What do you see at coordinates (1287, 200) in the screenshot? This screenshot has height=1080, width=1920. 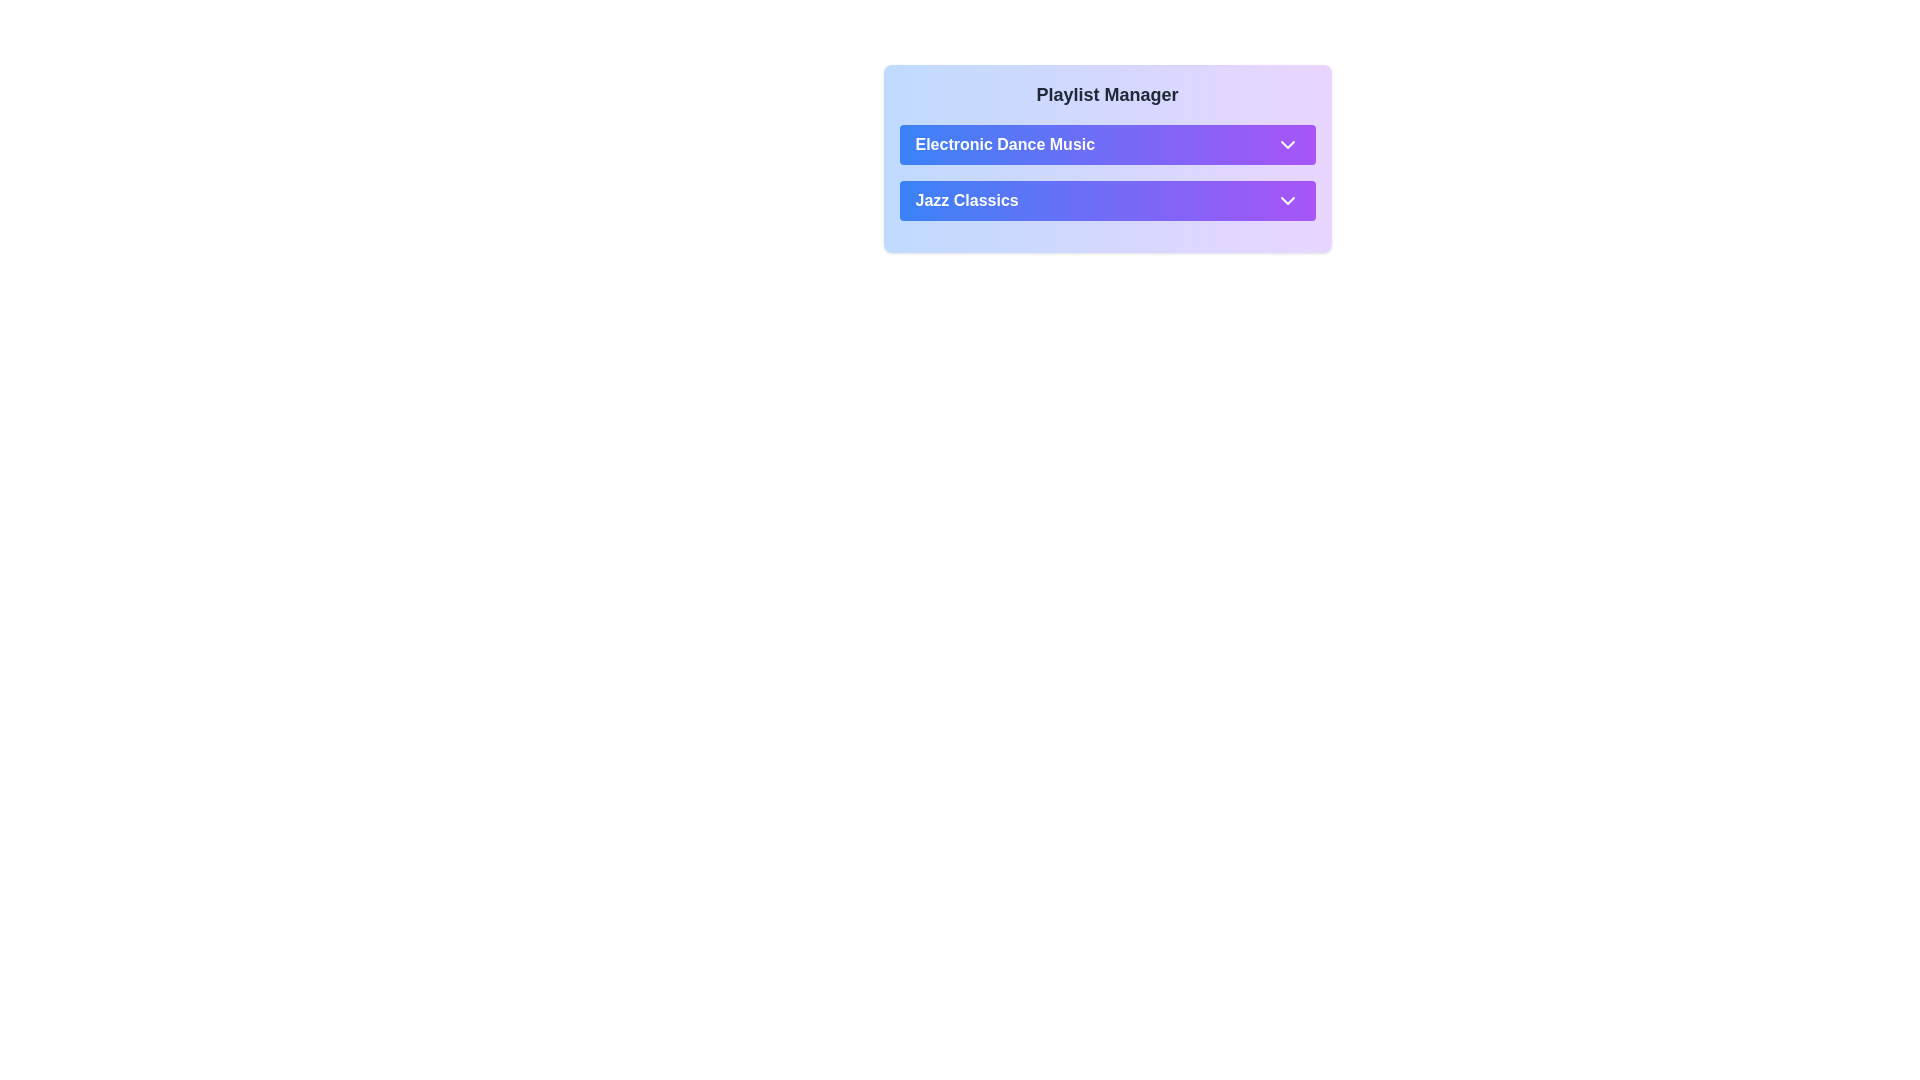 I see `the dropdown indicator icon for the 'Jazz Classics' playlist` at bounding box center [1287, 200].